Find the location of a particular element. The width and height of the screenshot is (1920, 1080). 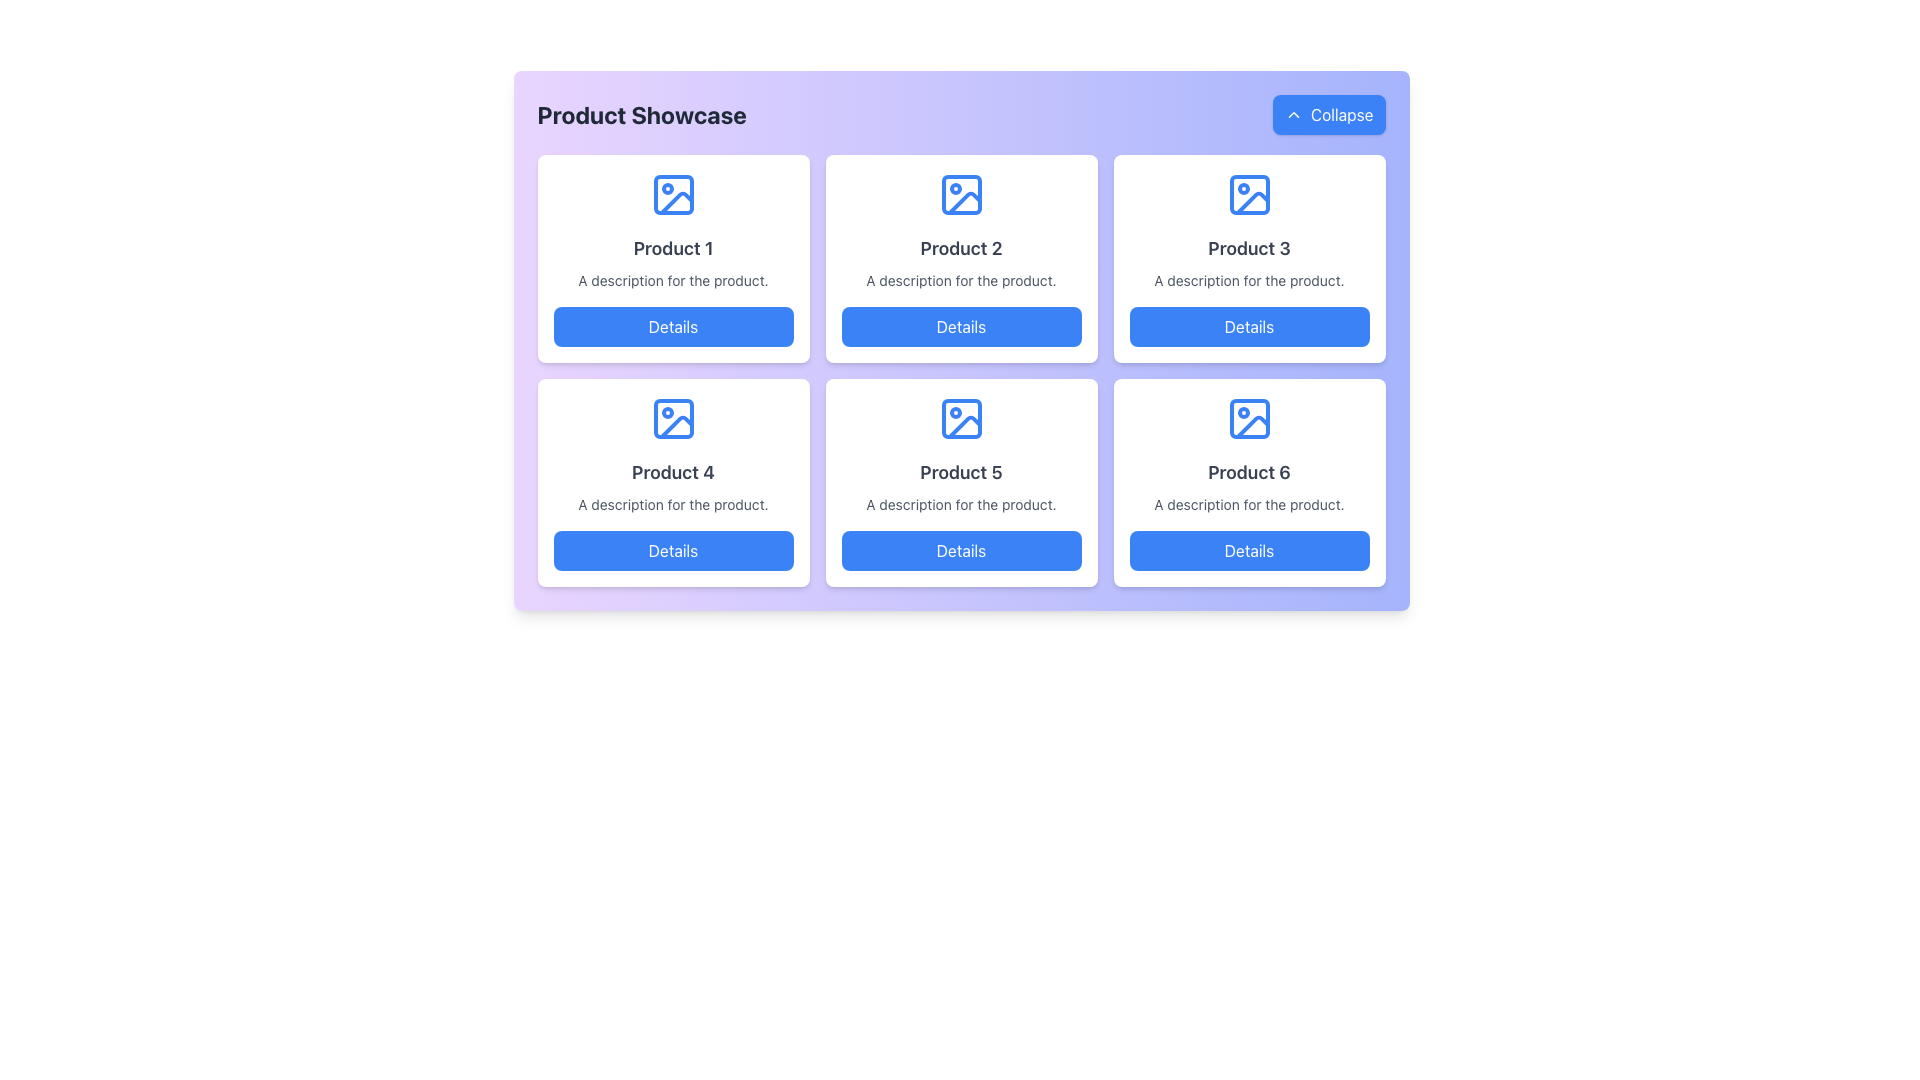

the 'Collapse' button with a blue background and upward-pointing chevron icon, located in the top-right corner of the 'Product Showcase' panel to activate hover effects is located at coordinates (1329, 115).